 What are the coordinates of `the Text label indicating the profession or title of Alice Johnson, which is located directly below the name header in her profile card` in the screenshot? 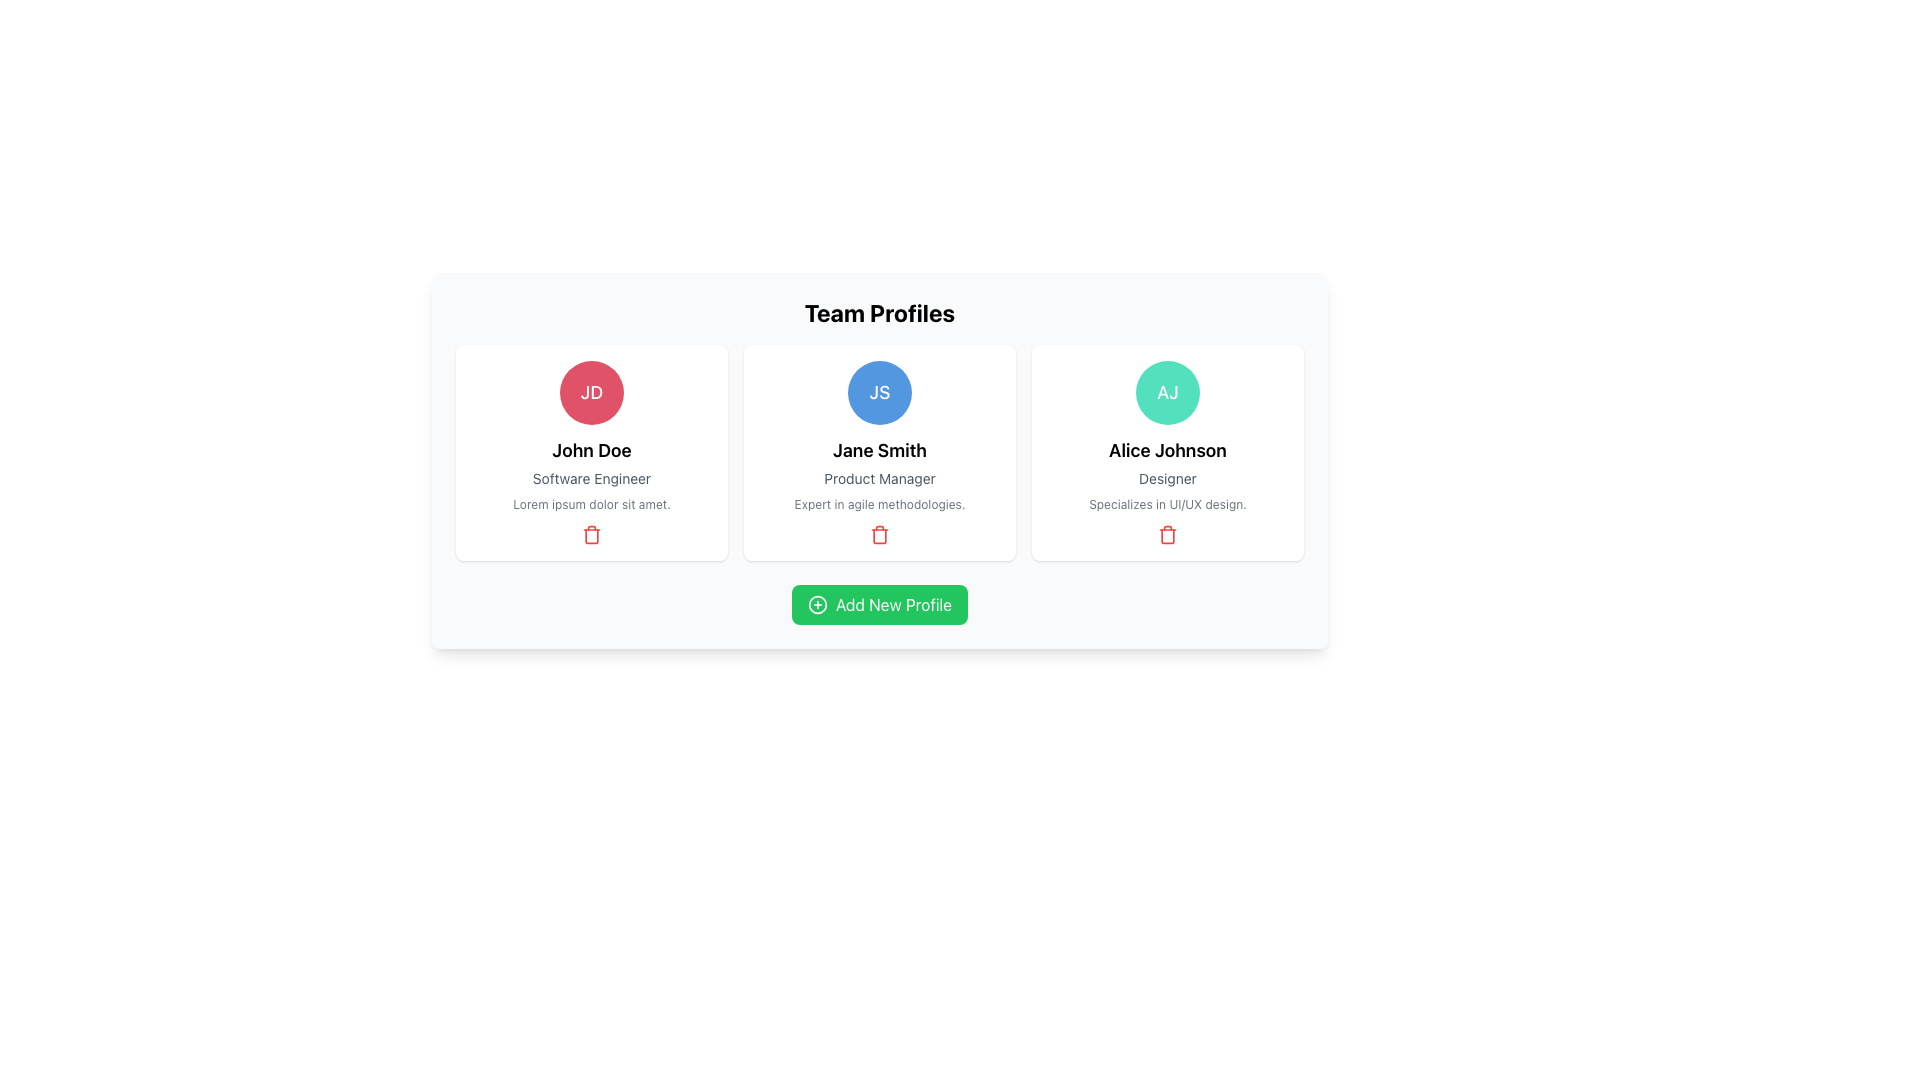 It's located at (1167, 478).